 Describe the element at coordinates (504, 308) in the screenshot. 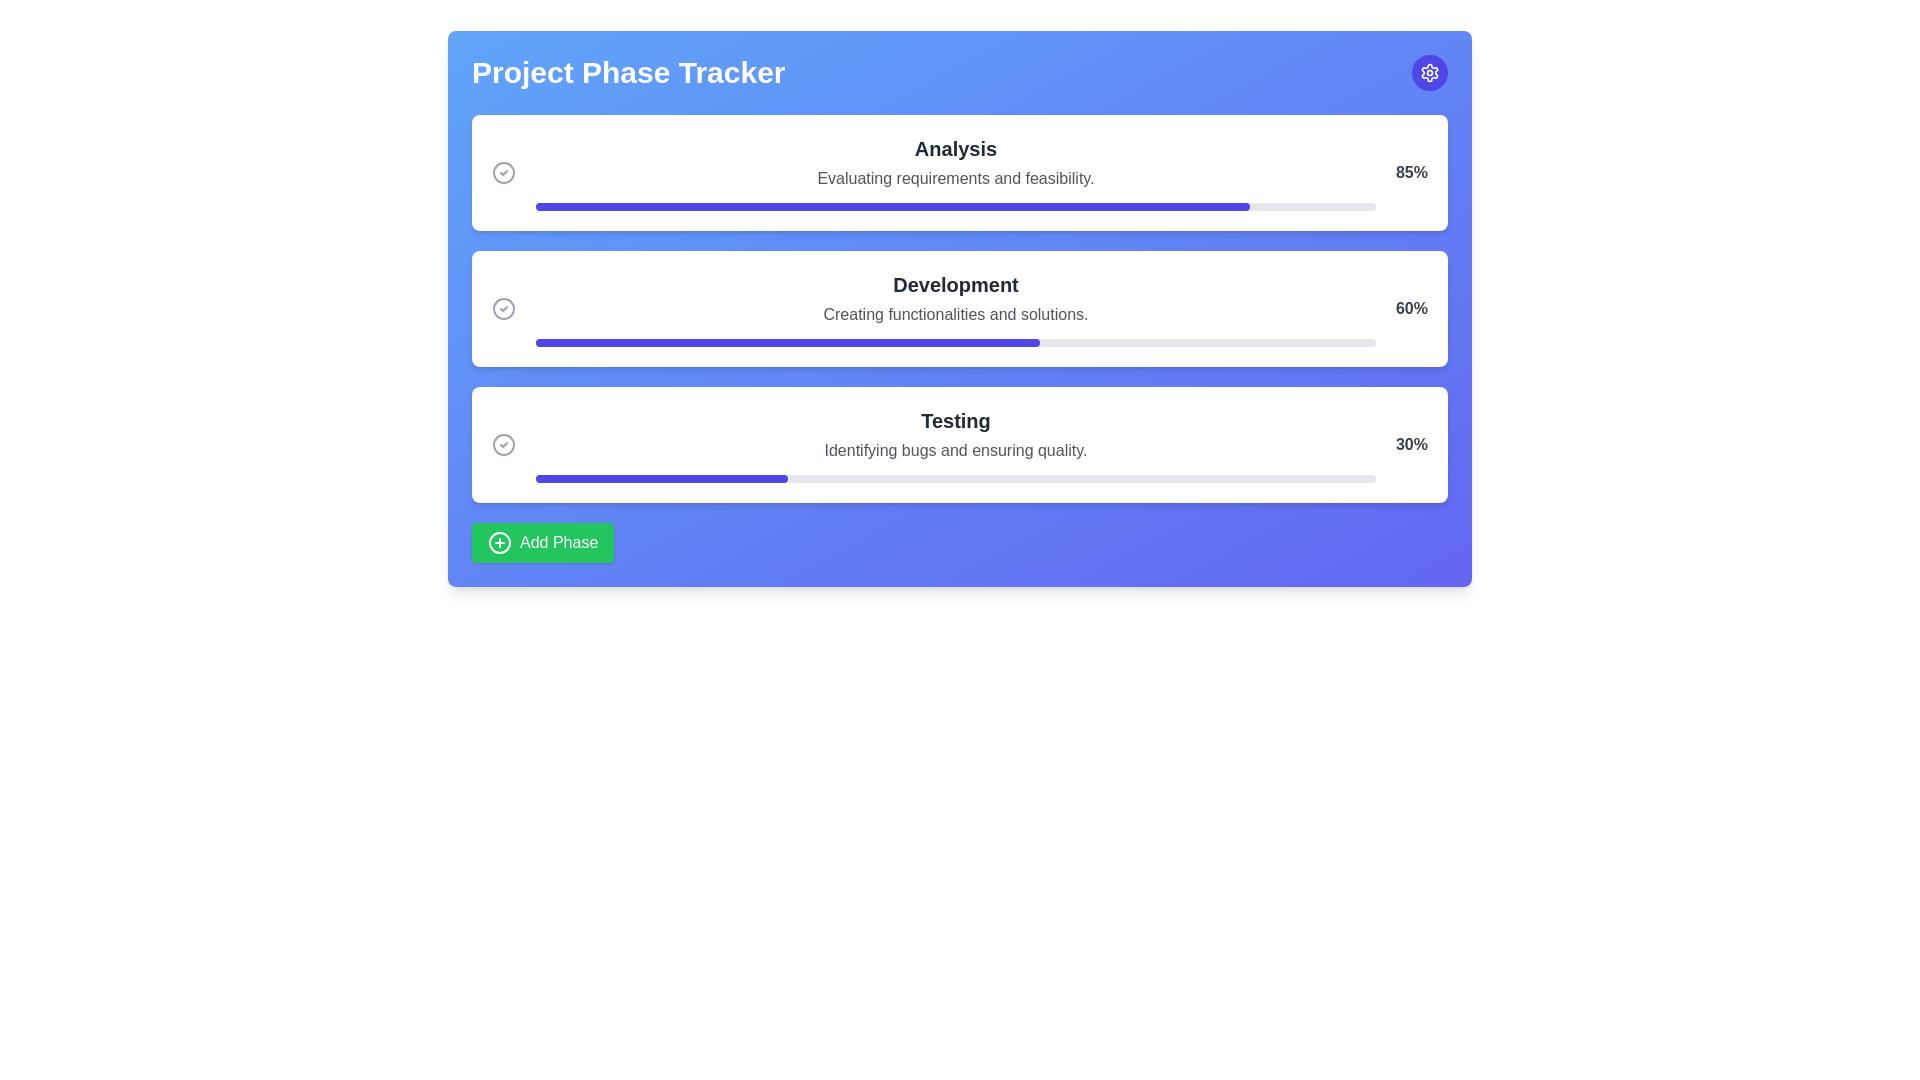

I see `the SVG icon indicating the status or action related to the 'Development' process, located next to the 'Development' heading text` at that location.